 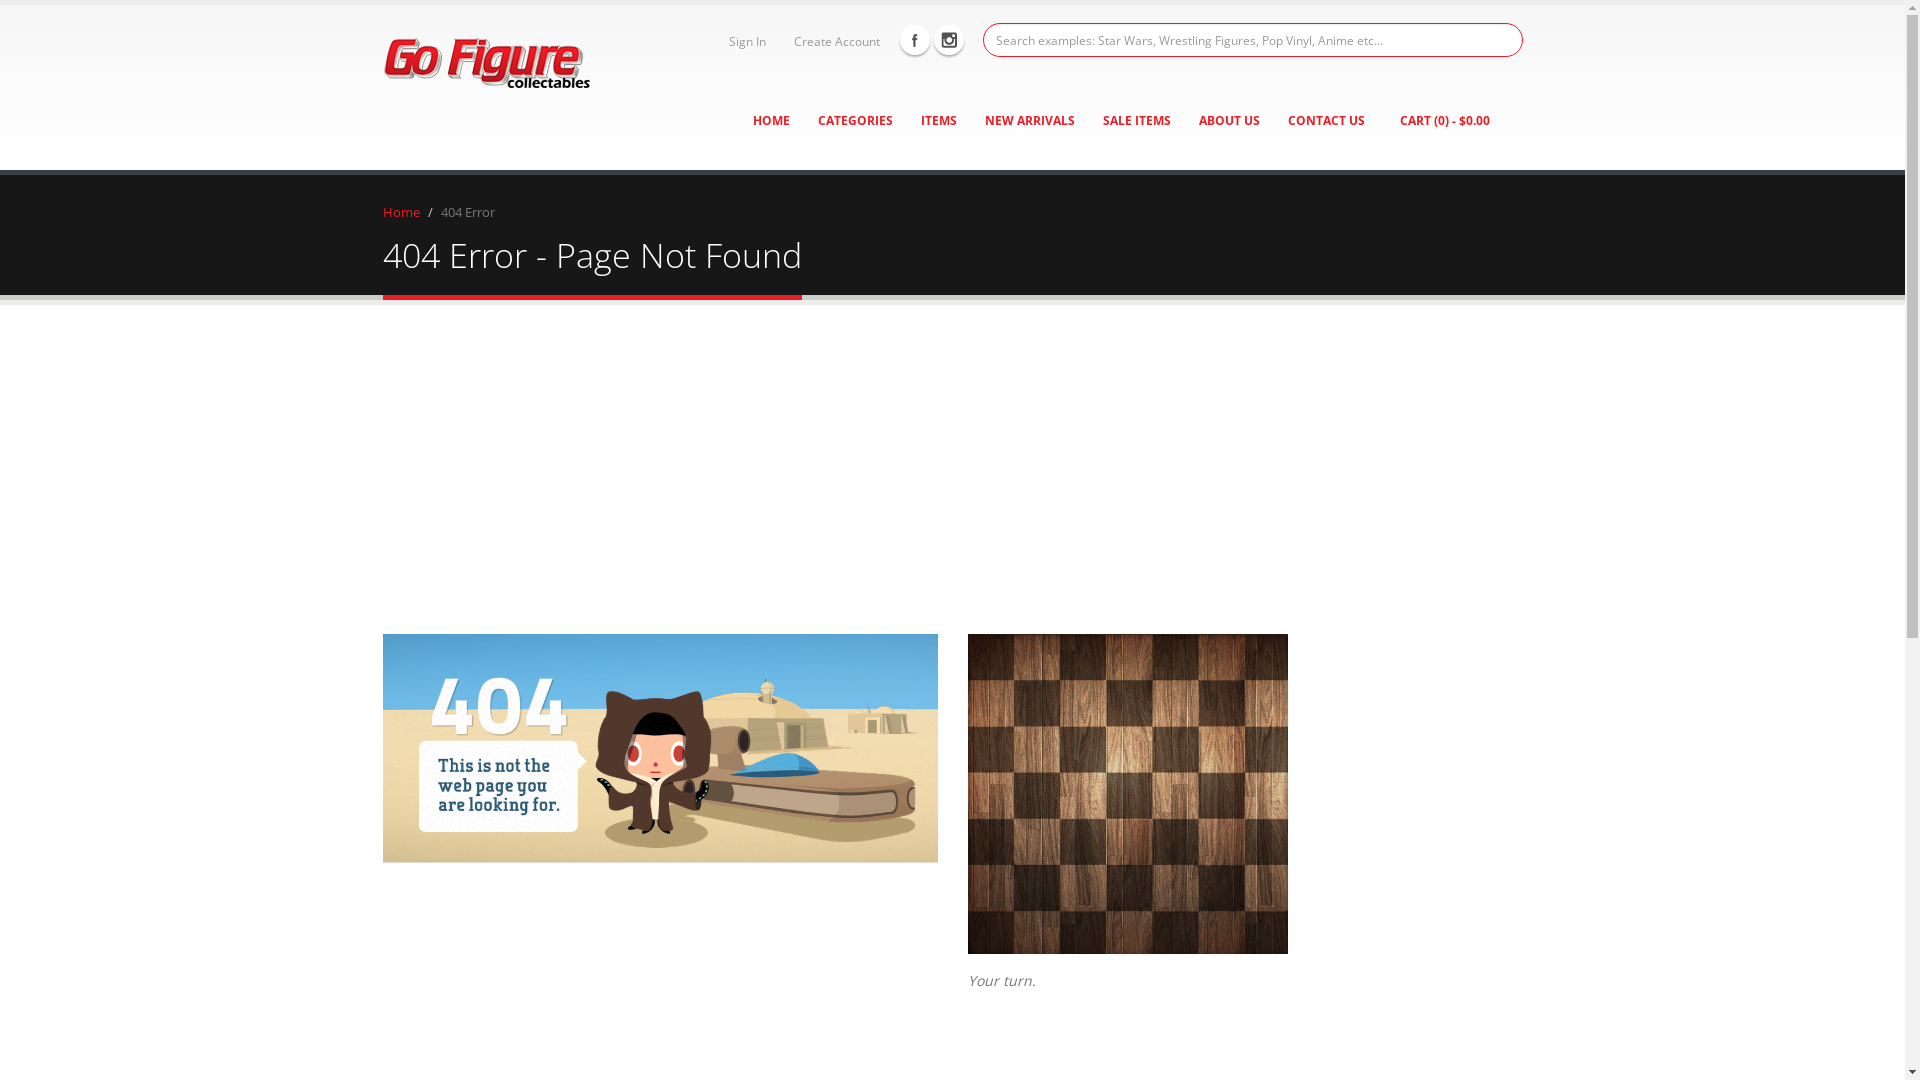 What do you see at coordinates (1030, 120) in the screenshot?
I see `'NEW ARRIVALS'` at bounding box center [1030, 120].